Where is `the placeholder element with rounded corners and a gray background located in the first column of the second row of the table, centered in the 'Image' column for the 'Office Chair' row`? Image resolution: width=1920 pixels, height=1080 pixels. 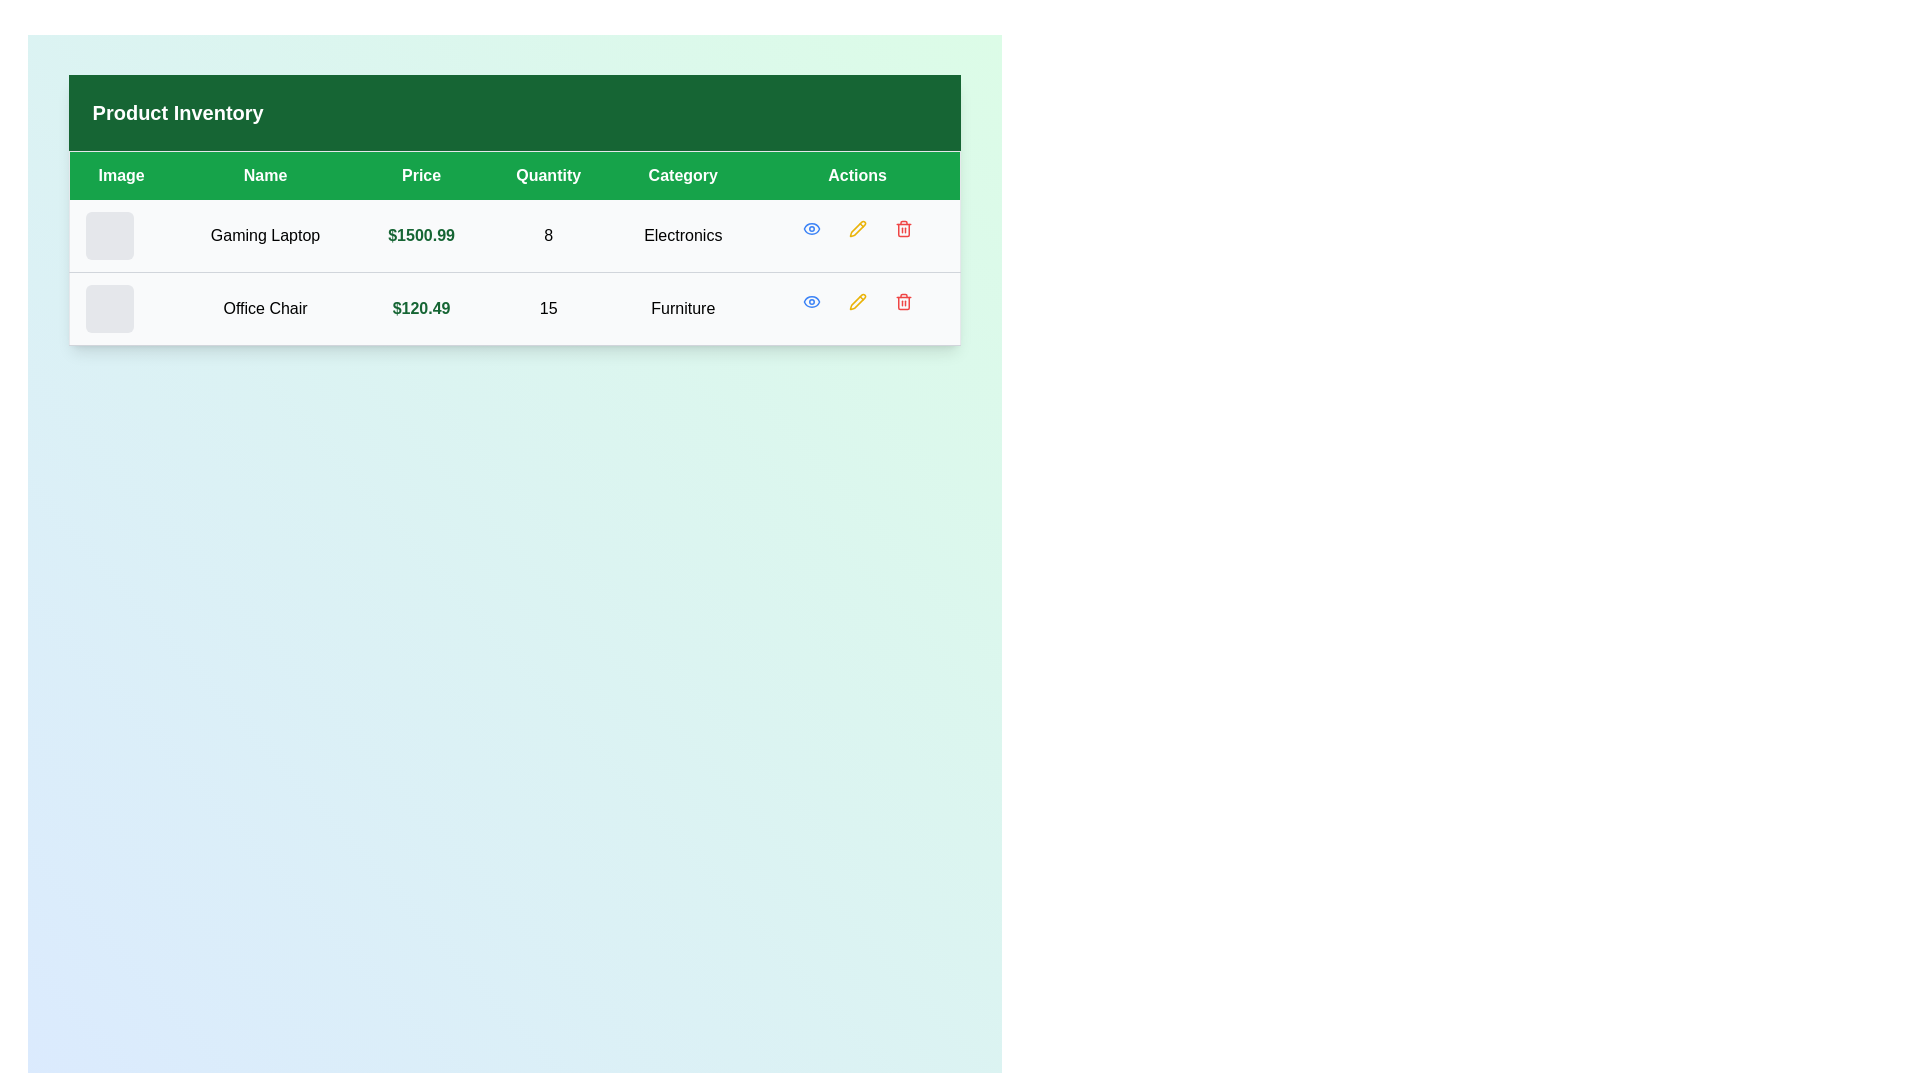
the placeholder element with rounded corners and a gray background located in the first column of the second row of the table, centered in the 'Image' column for the 'Office Chair' row is located at coordinates (108, 308).